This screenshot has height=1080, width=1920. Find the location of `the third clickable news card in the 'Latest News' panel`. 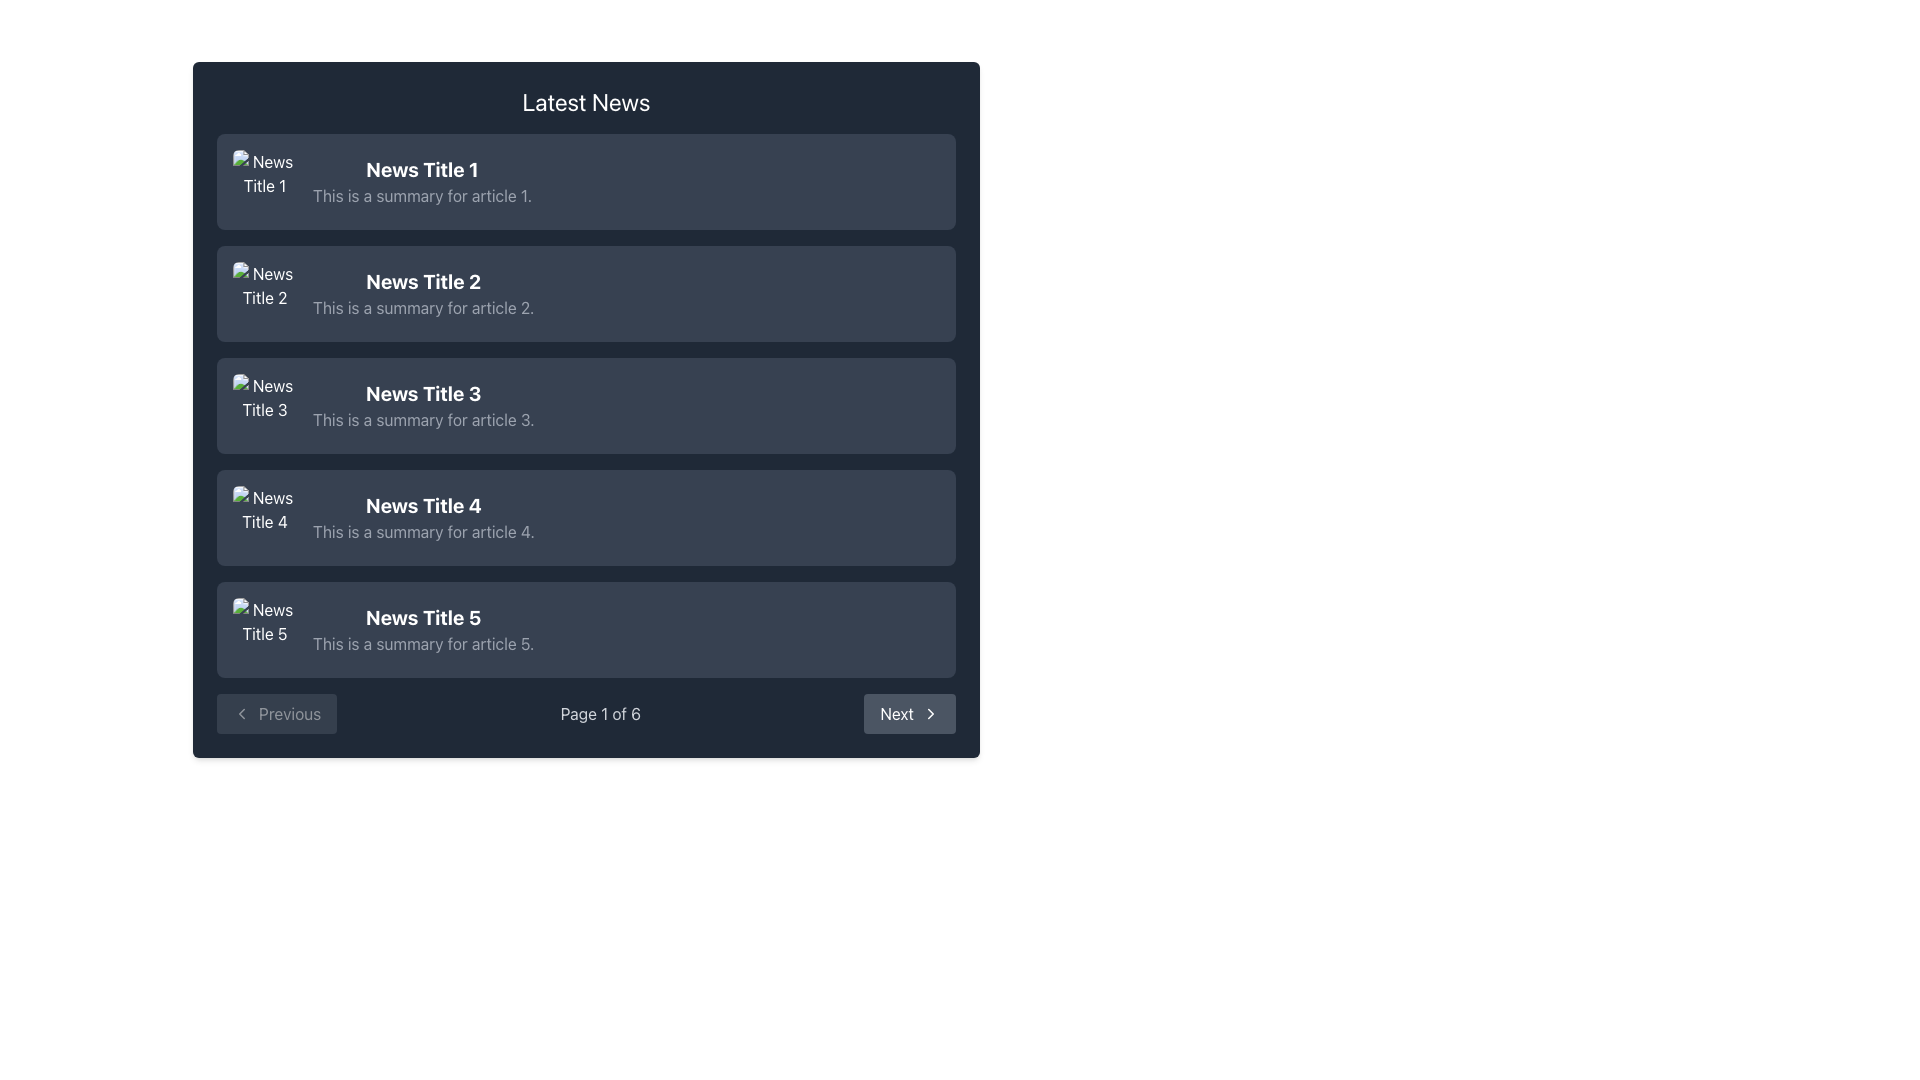

the third clickable news card in the 'Latest News' panel is located at coordinates (585, 405).